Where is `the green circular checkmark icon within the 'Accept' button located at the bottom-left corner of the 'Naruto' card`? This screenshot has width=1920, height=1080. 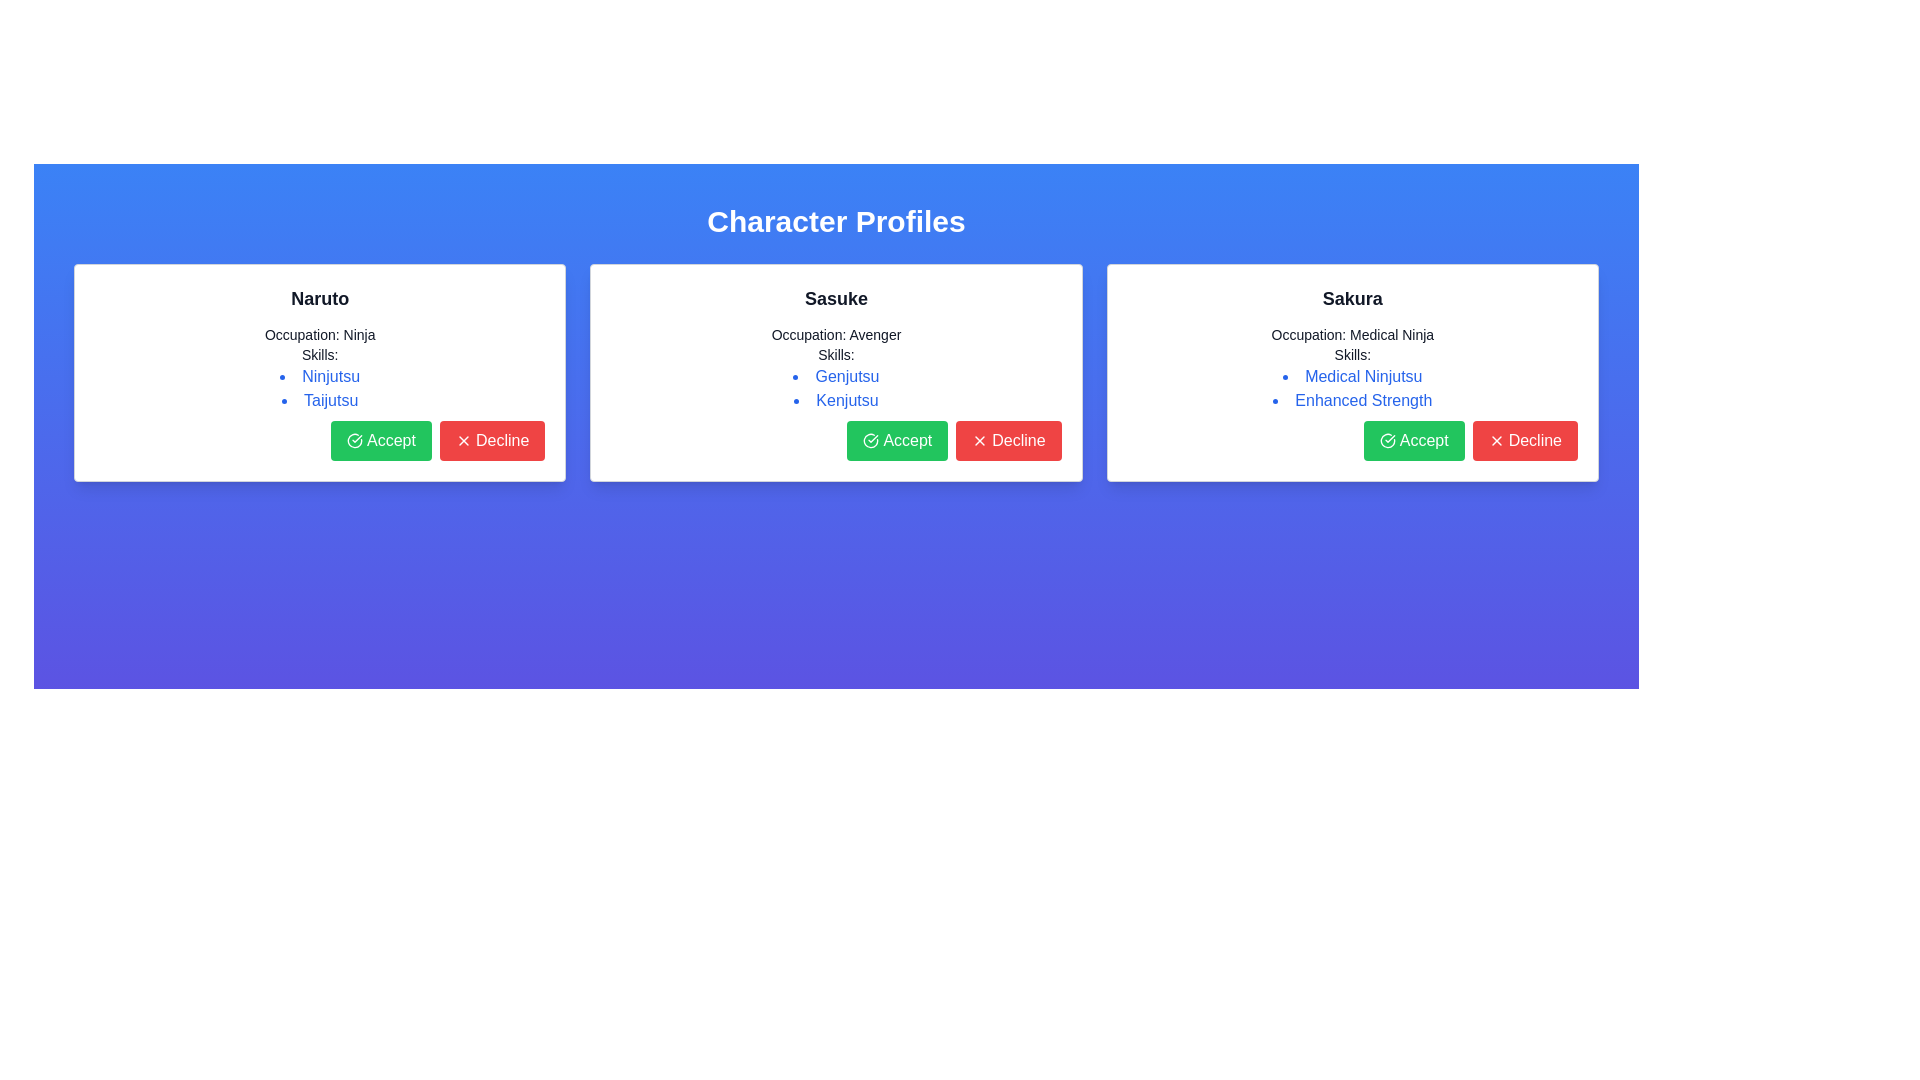 the green circular checkmark icon within the 'Accept' button located at the bottom-left corner of the 'Naruto' card is located at coordinates (355, 439).